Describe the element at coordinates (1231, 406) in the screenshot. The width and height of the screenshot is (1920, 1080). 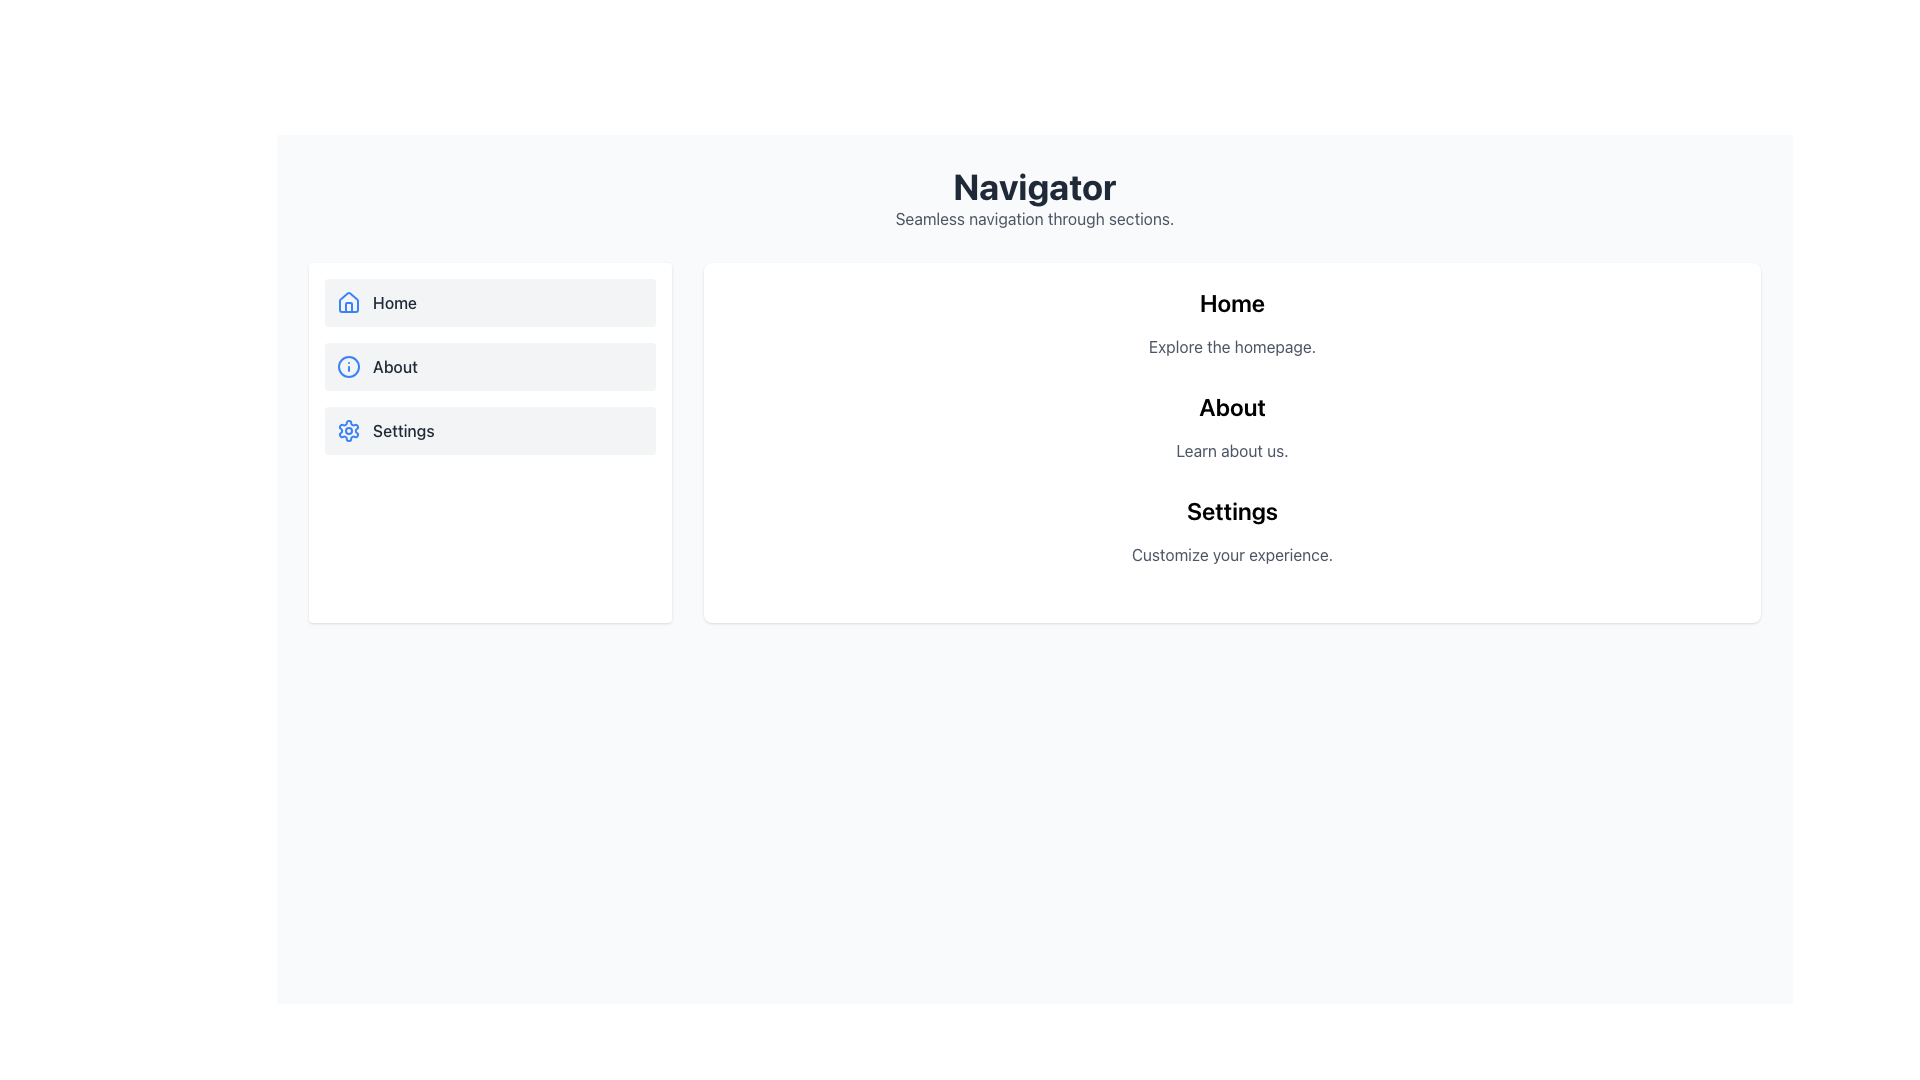
I see `the 'About' text label which is styled in a large and prominent font, located at the top of the section providing an overview of the 'About' topic` at that location.